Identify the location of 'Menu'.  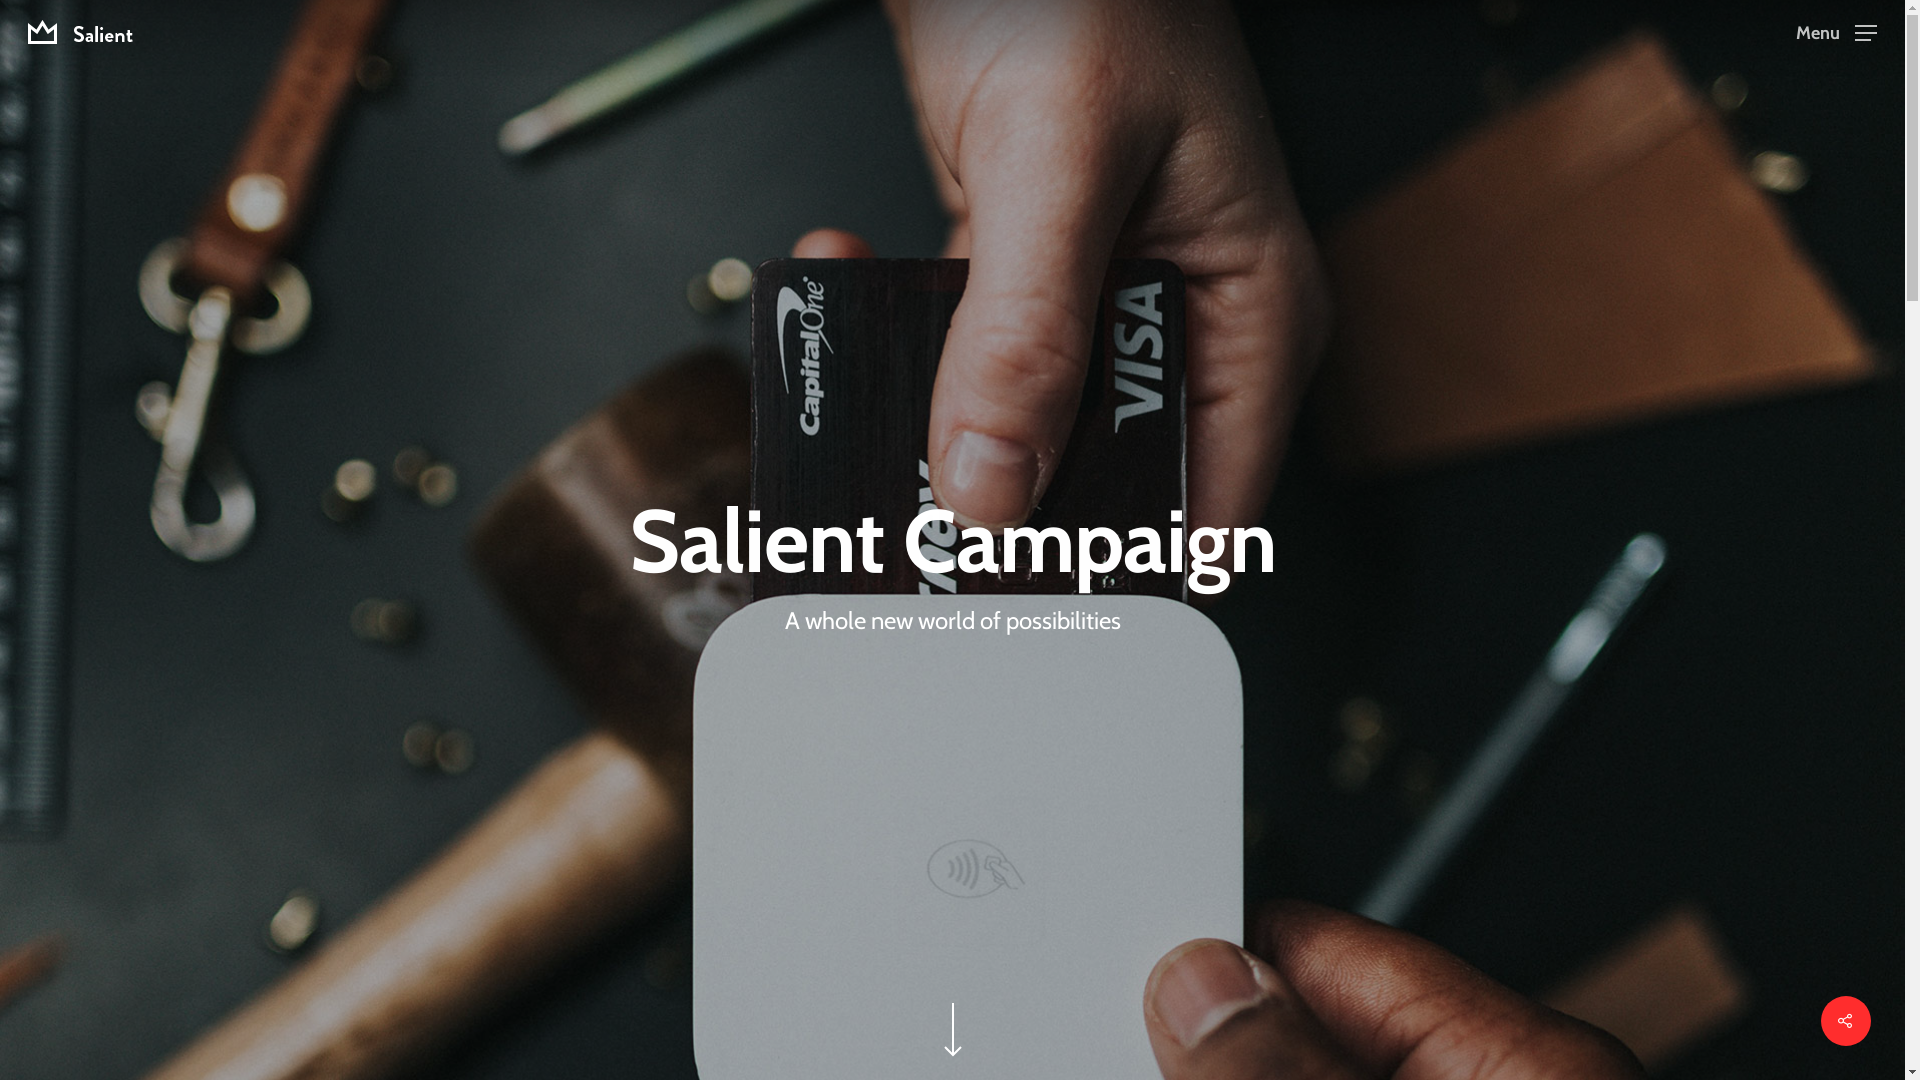
(1836, 31).